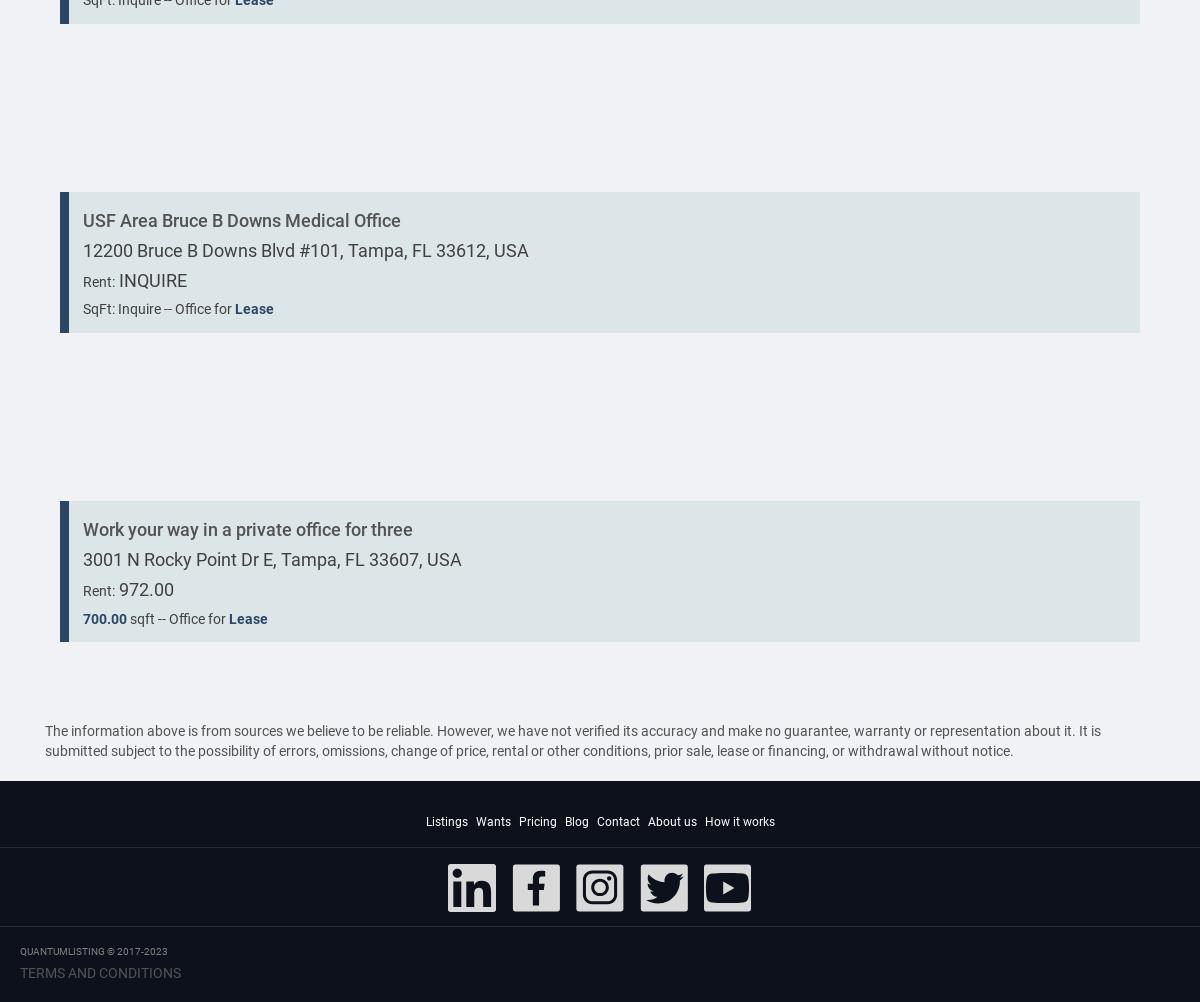  I want to click on '3001 N Rocky Point Dr E, Tampa, FL 33607, USA', so click(271, 559).